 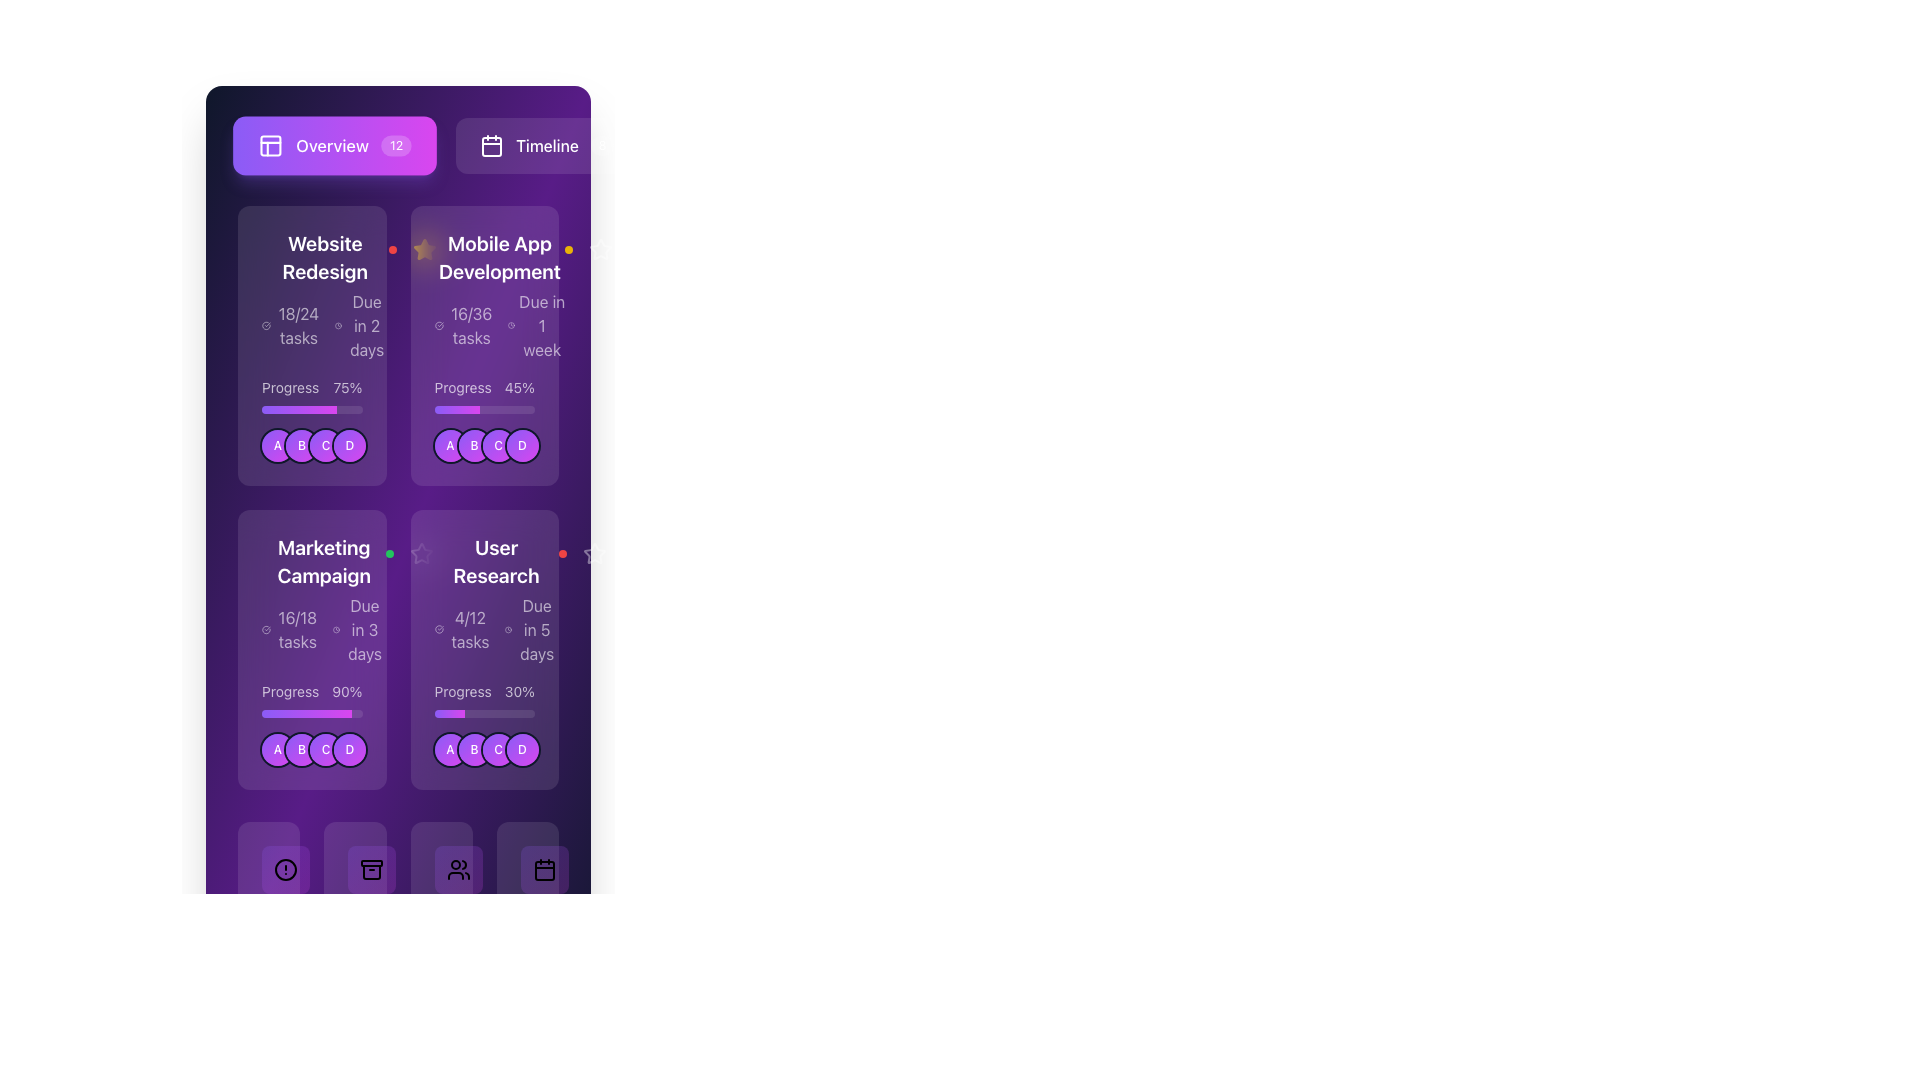 I want to click on the small circle badge labeled 'C' with a gradient background transitioning from violet to fuchsia, located in the group of four circles at the bottom of the 'Marketing Campaign' card layout, so click(x=326, y=749).